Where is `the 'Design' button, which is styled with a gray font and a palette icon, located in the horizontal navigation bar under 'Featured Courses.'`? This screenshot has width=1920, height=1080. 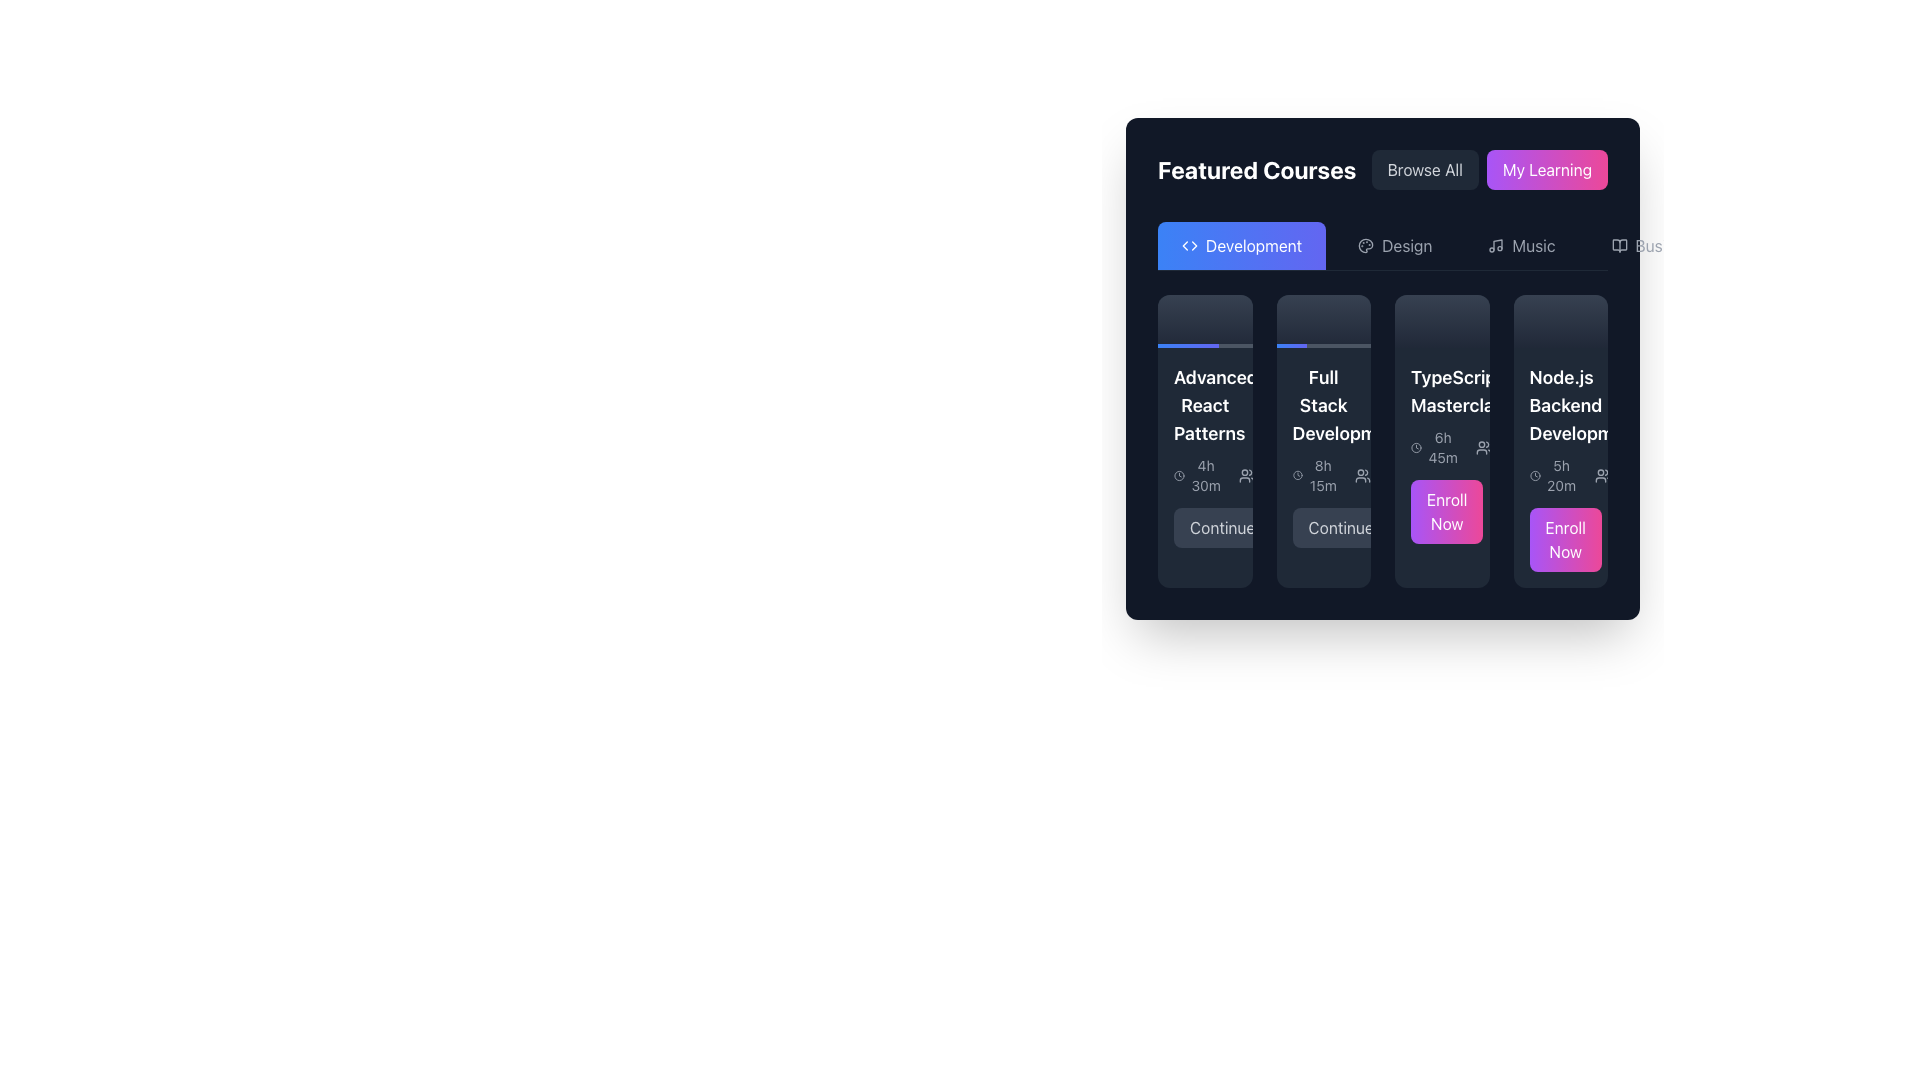 the 'Design' button, which is styled with a gray font and a palette icon, located in the horizontal navigation bar under 'Featured Courses.' is located at coordinates (1394, 245).